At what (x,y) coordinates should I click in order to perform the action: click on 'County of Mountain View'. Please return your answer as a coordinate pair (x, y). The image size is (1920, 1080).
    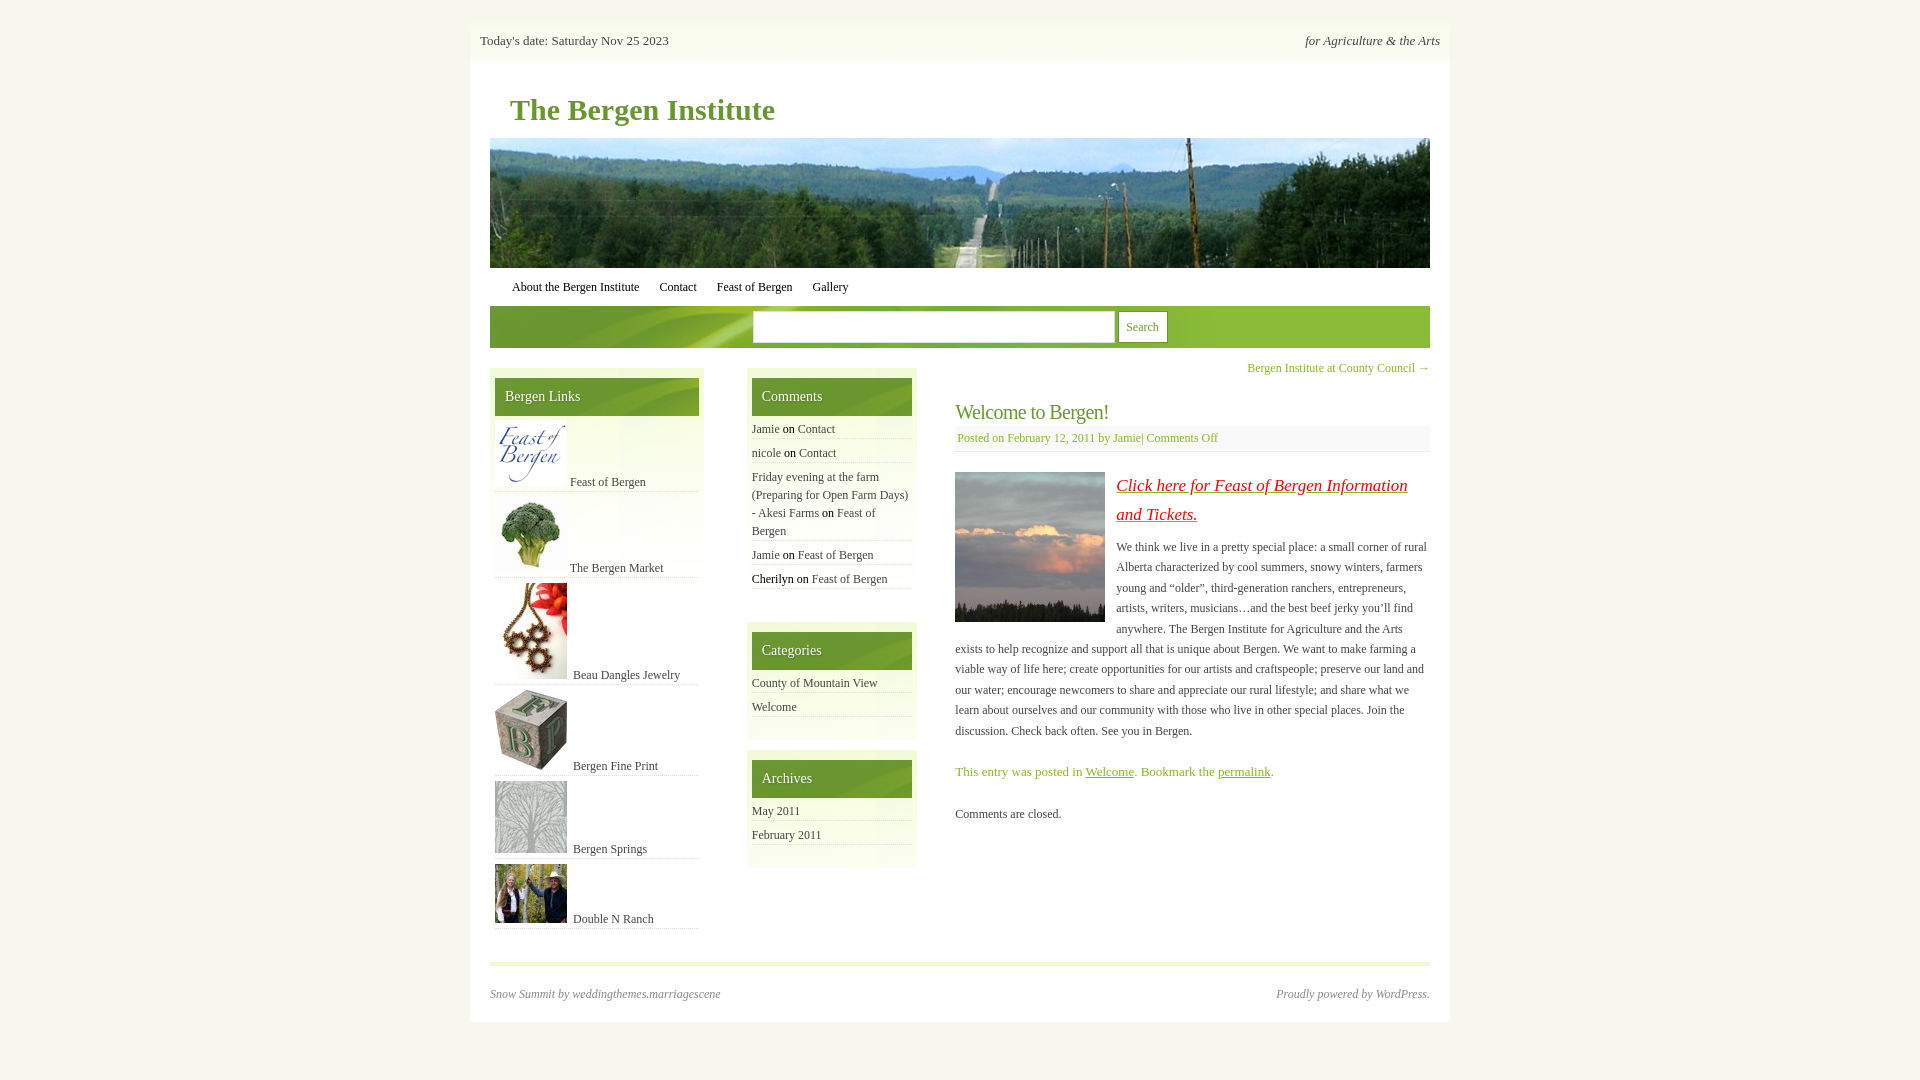
    Looking at the image, I should click on (815, 681).